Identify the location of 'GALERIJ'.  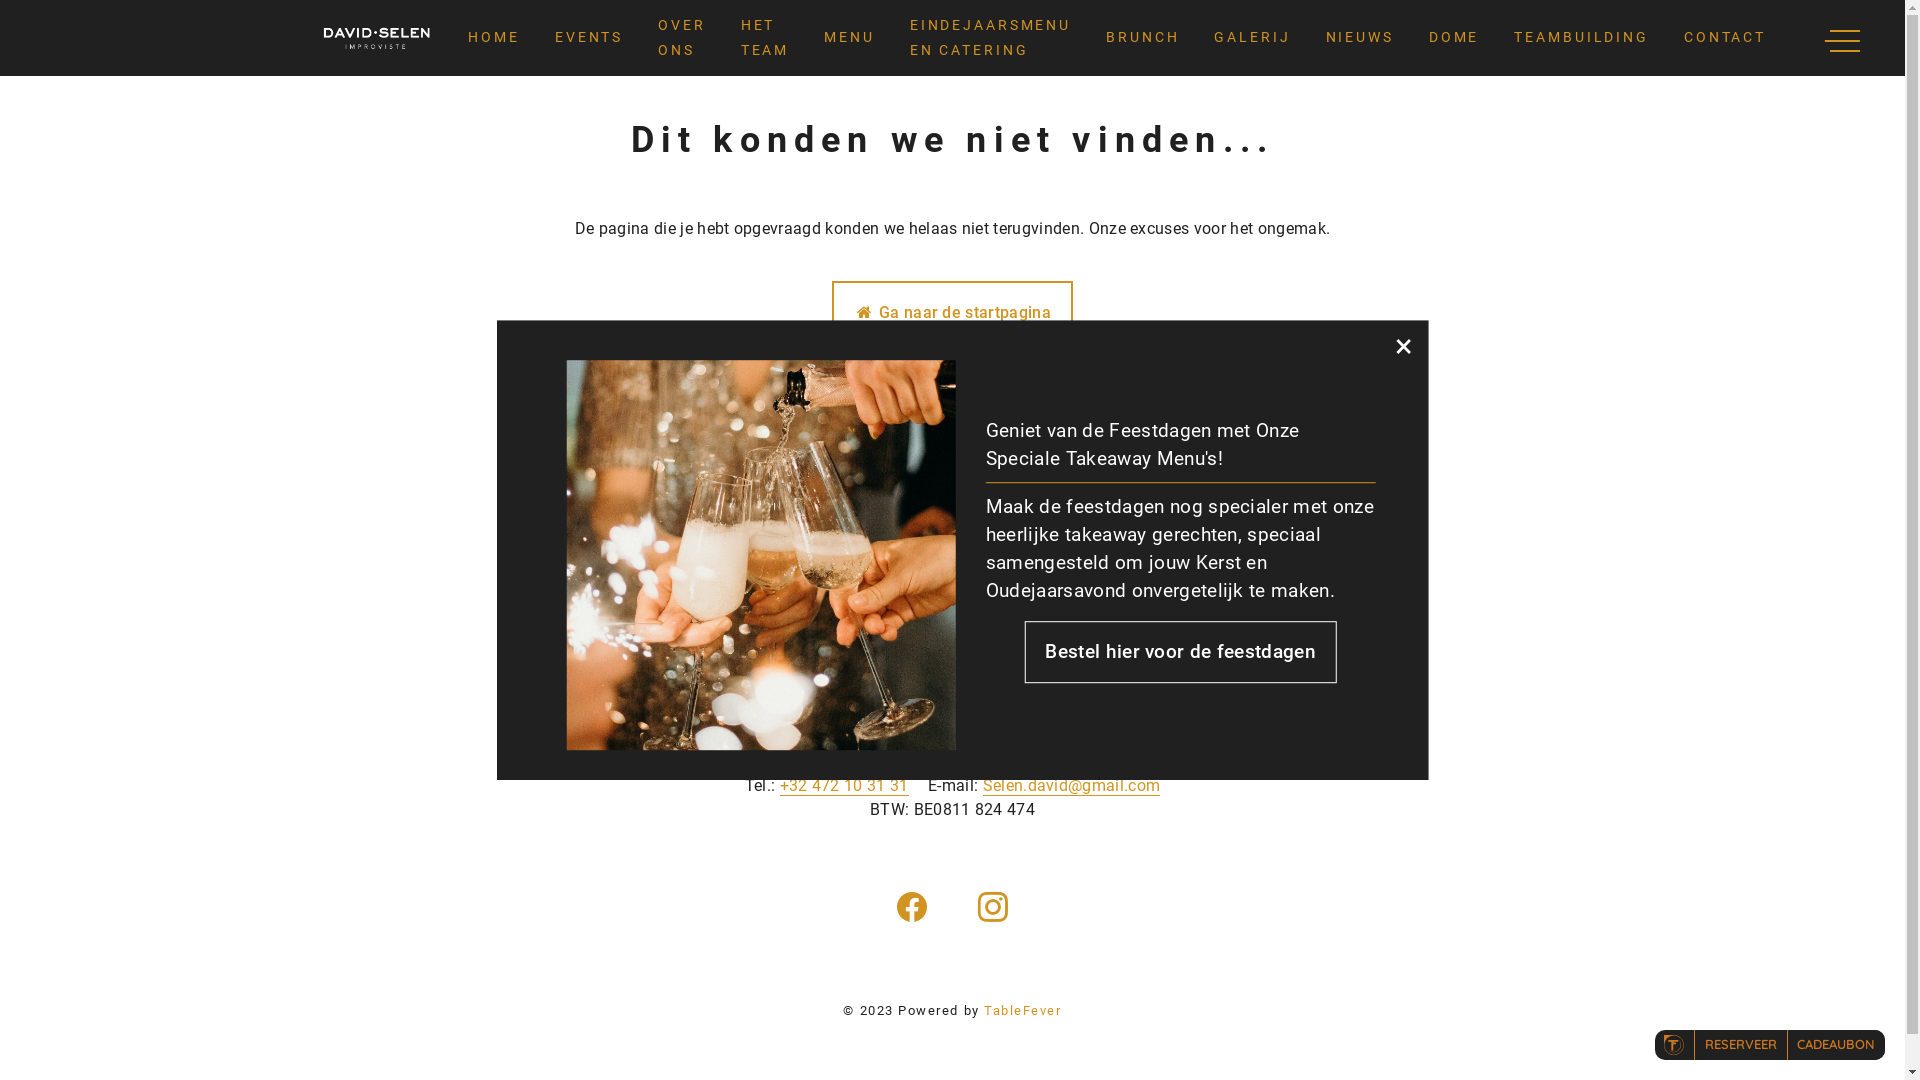
(1251, 38).